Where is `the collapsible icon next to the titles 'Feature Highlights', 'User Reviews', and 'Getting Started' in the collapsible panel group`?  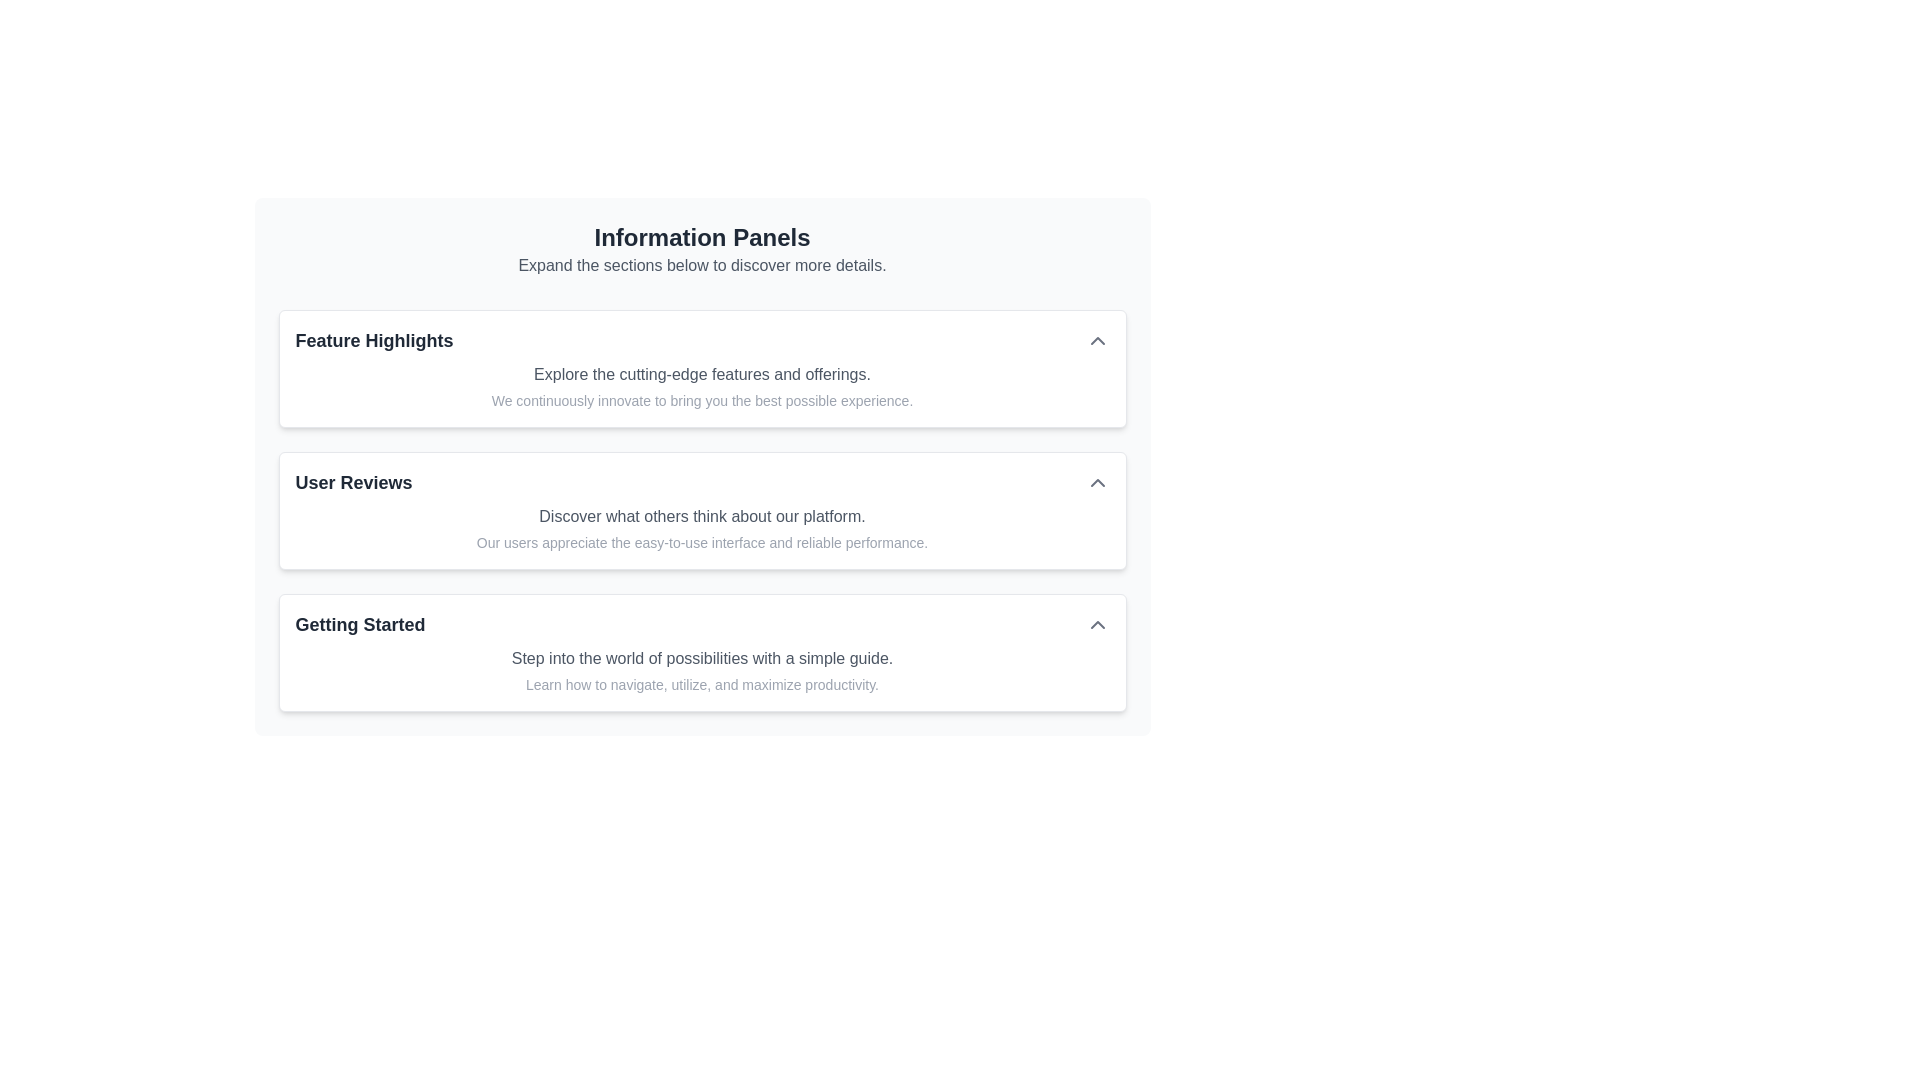 the collapsible icon next to the titles 'Feature Highlights', 'User Reviews', and 'Getting Started' in the collapsible panel group is located at coordinates (702, 509).